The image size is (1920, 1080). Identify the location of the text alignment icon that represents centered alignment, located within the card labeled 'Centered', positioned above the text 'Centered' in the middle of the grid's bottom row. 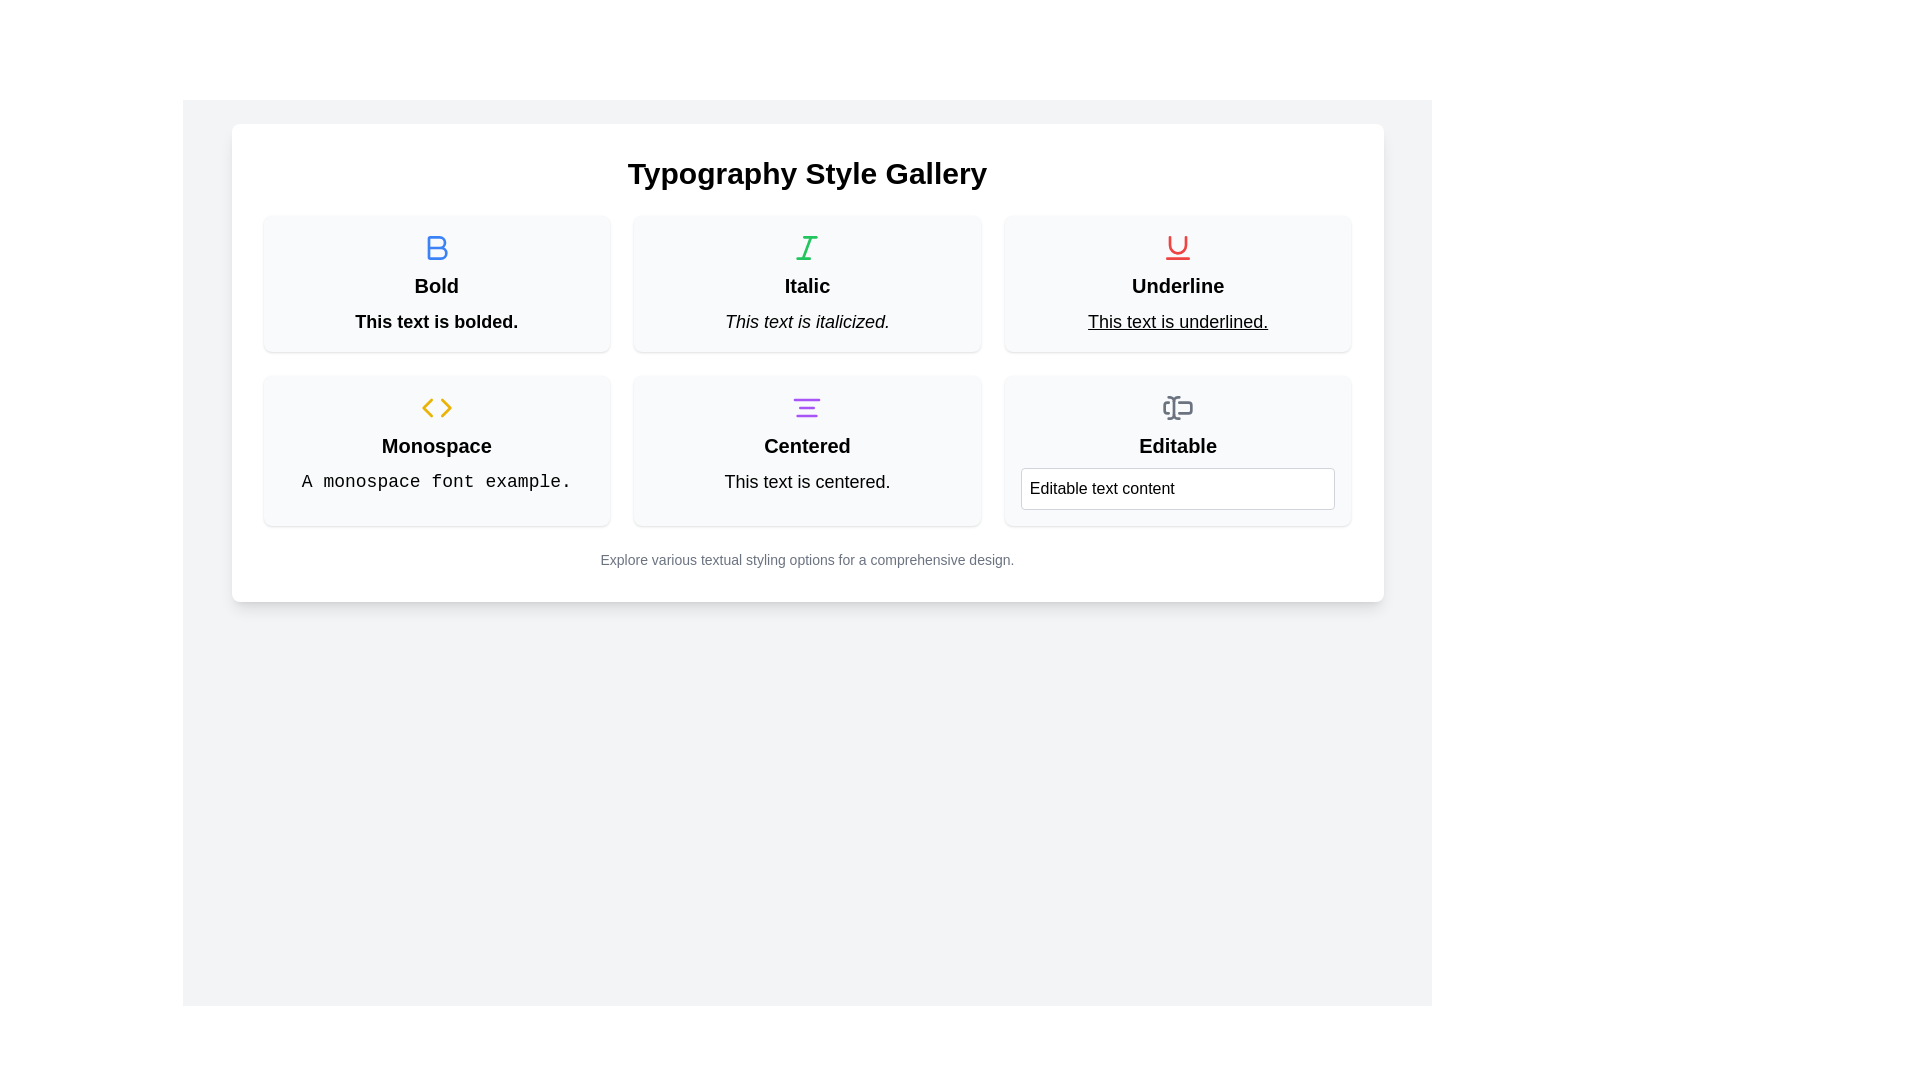
(807, 407).